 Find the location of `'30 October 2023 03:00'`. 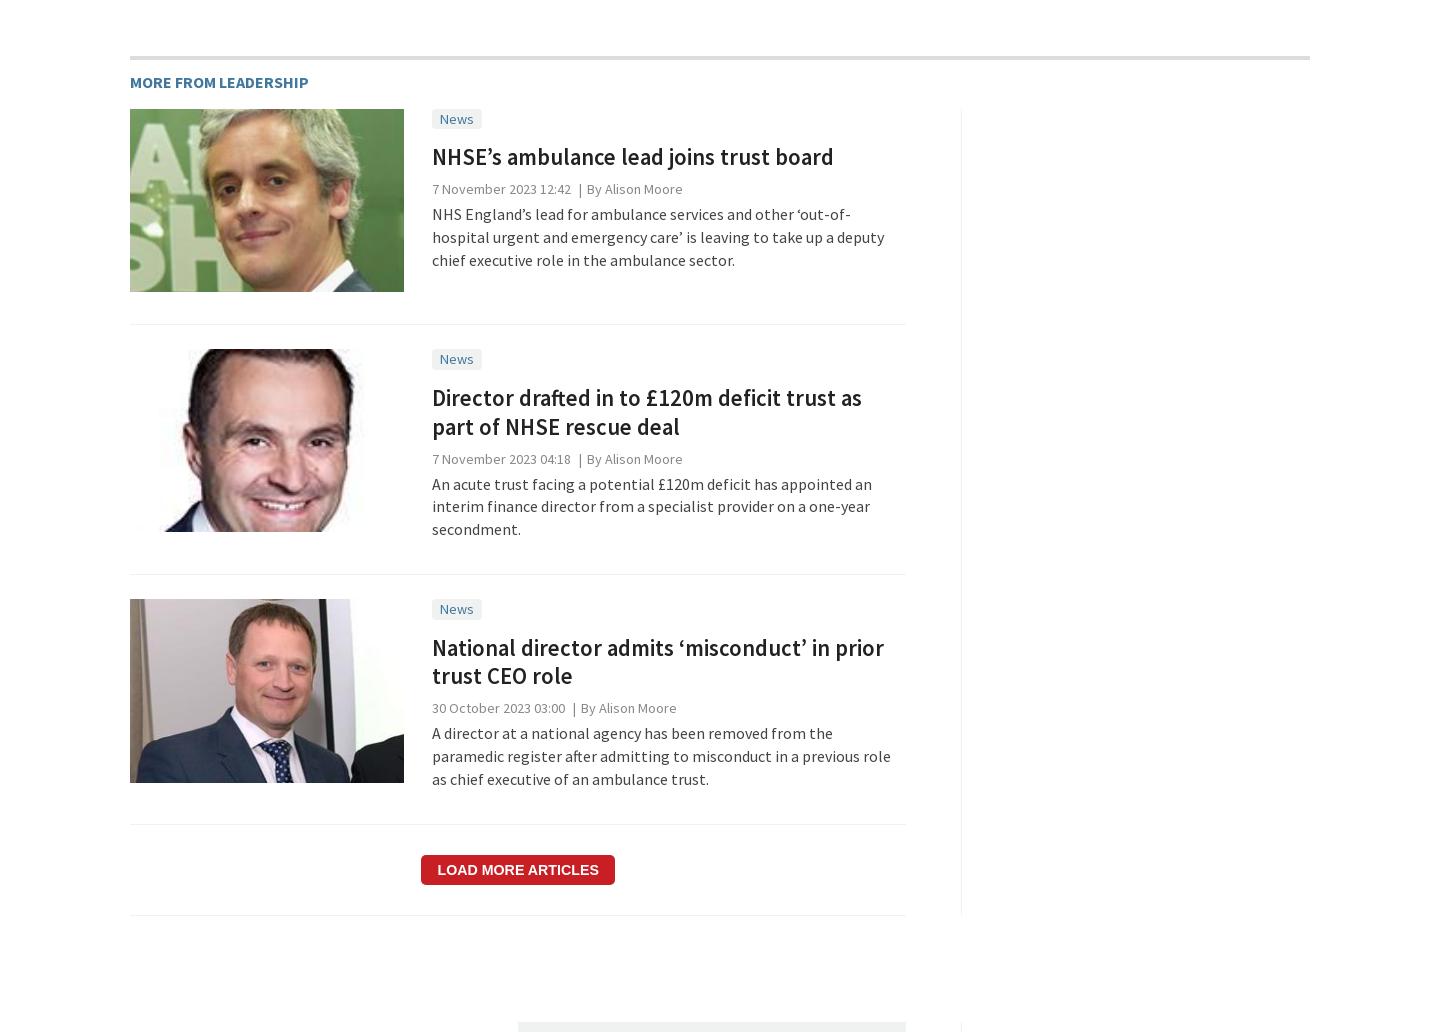

'30 October 2023 03:00' is located at coordinates (496, 706).